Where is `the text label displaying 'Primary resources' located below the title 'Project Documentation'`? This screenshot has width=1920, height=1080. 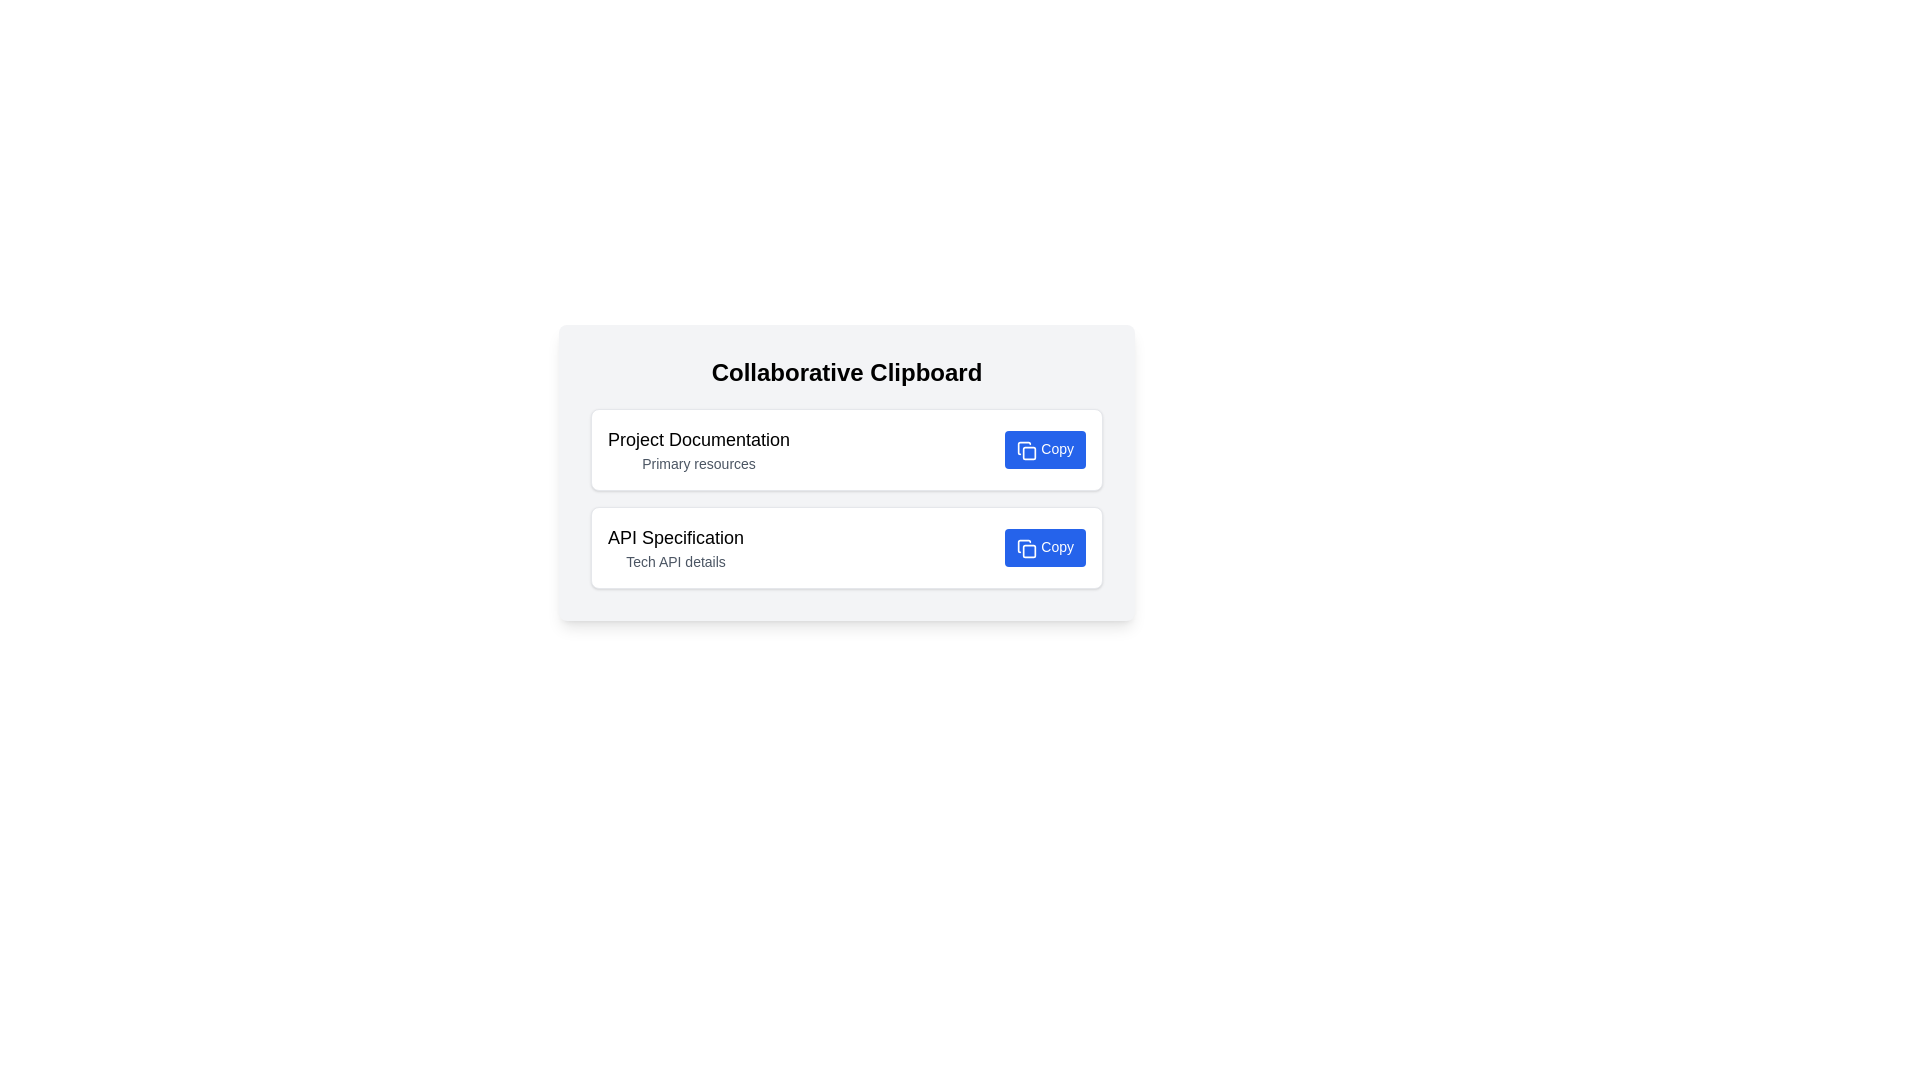 the text label displaying 'Primary resources' located below the title 'Project Documentation' is located at coordinates (699, 463).